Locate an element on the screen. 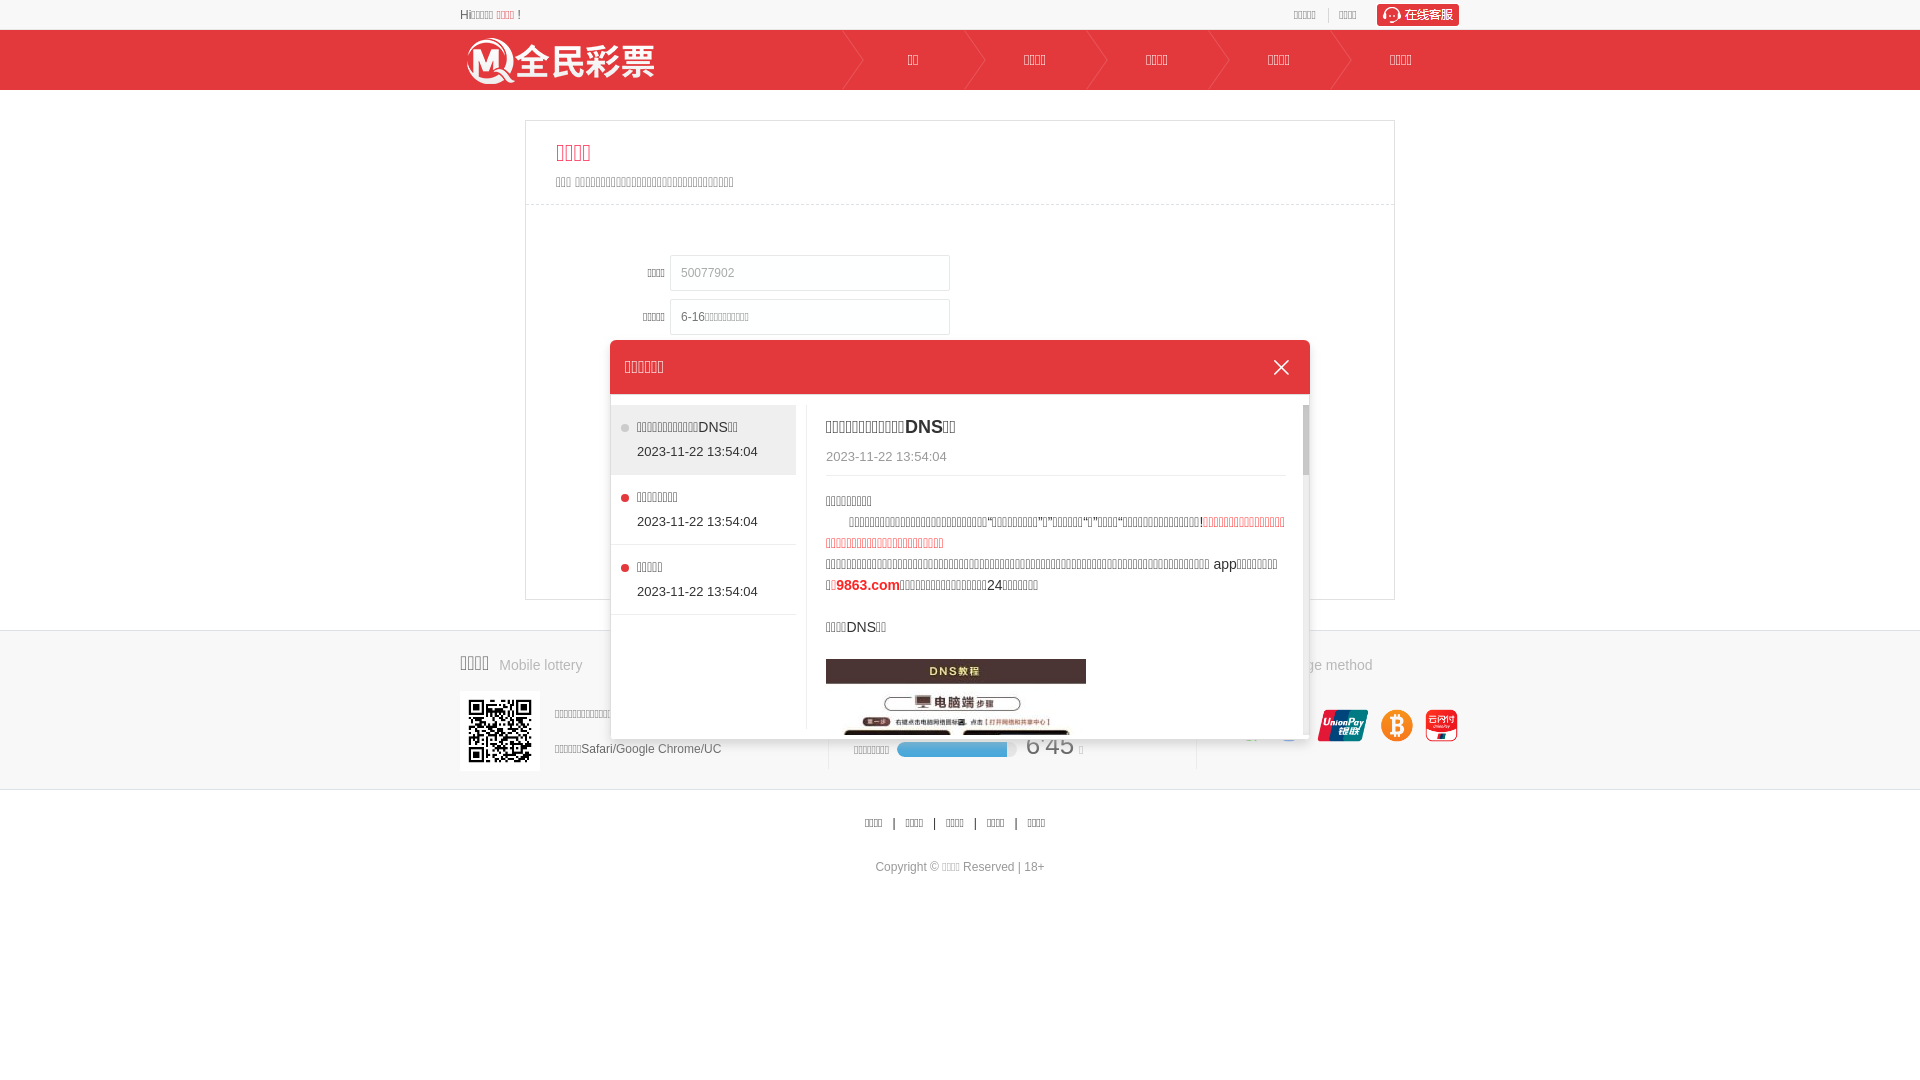 Image resolution: width=1920 pixels, height=1080 pixels. '|' is located at coordinates (892, 823).